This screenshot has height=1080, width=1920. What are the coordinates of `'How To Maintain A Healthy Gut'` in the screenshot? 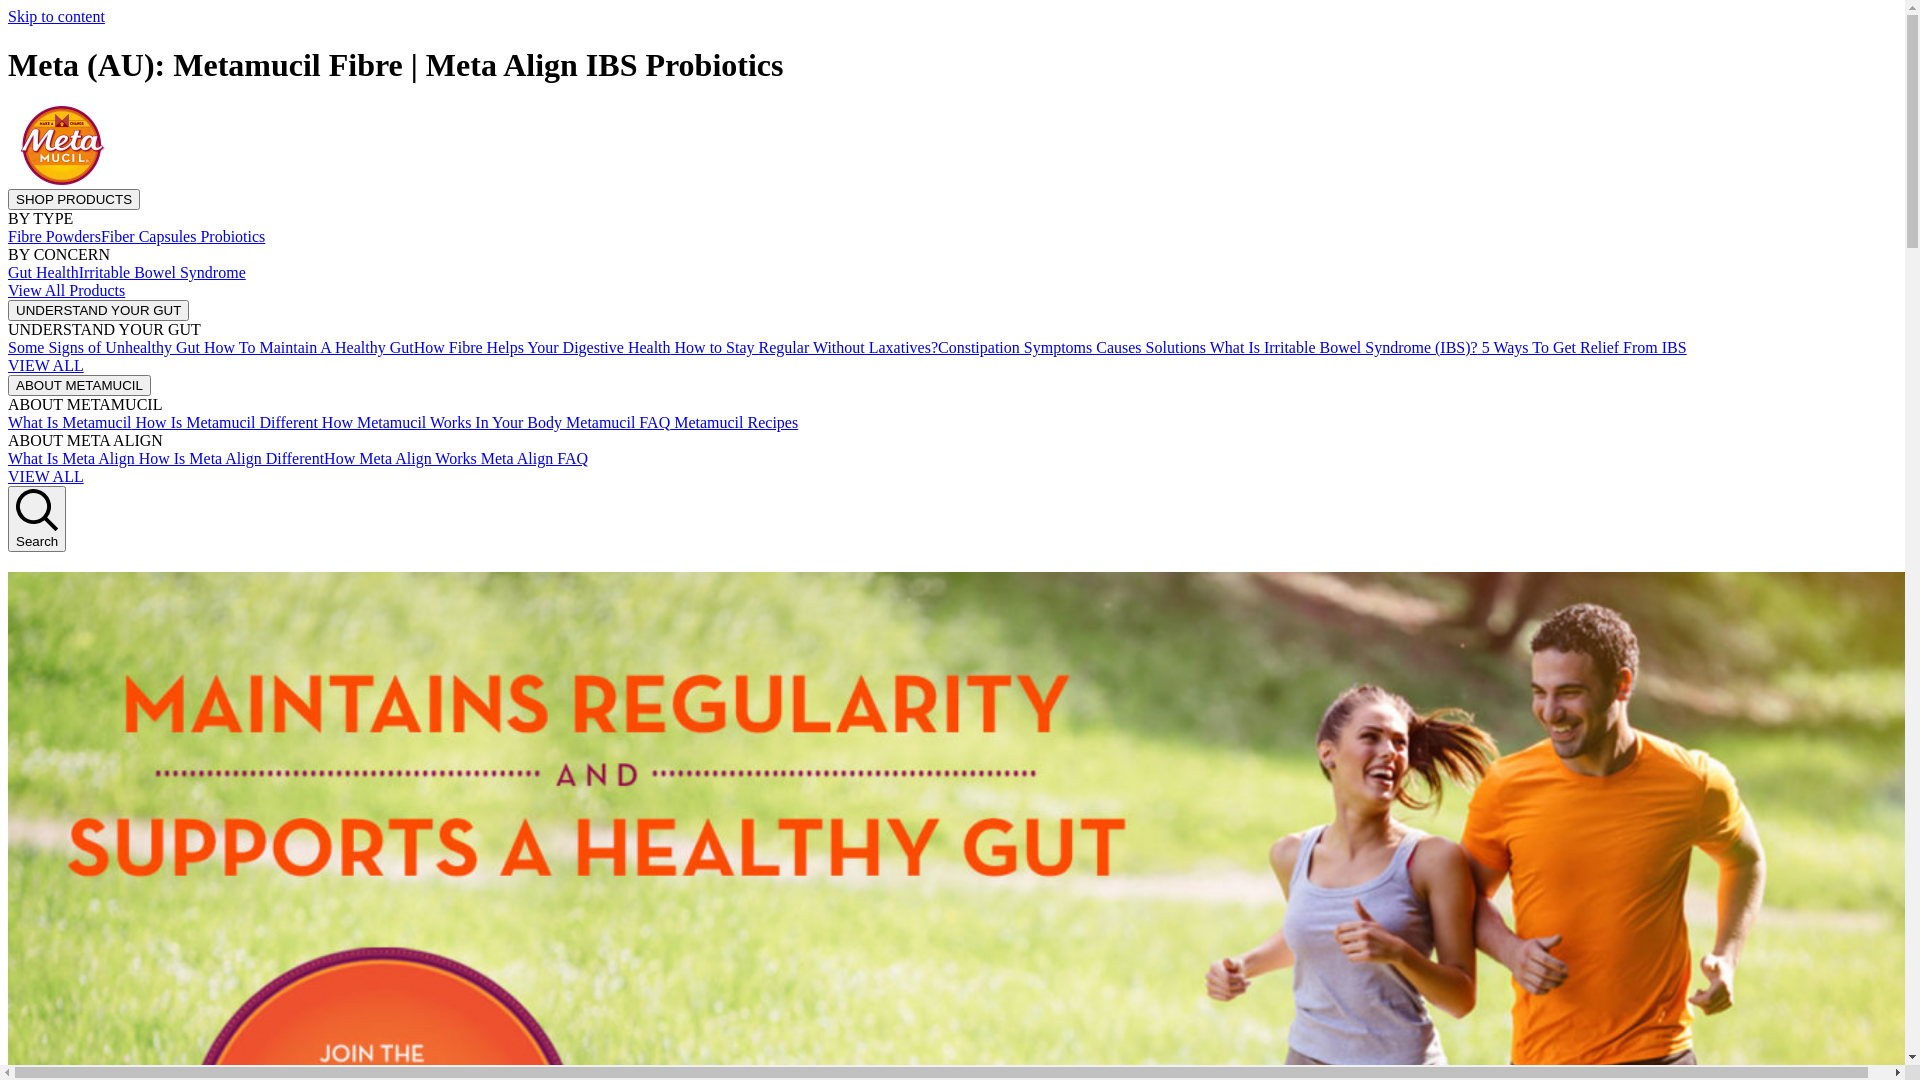 It's located at (306, 346).